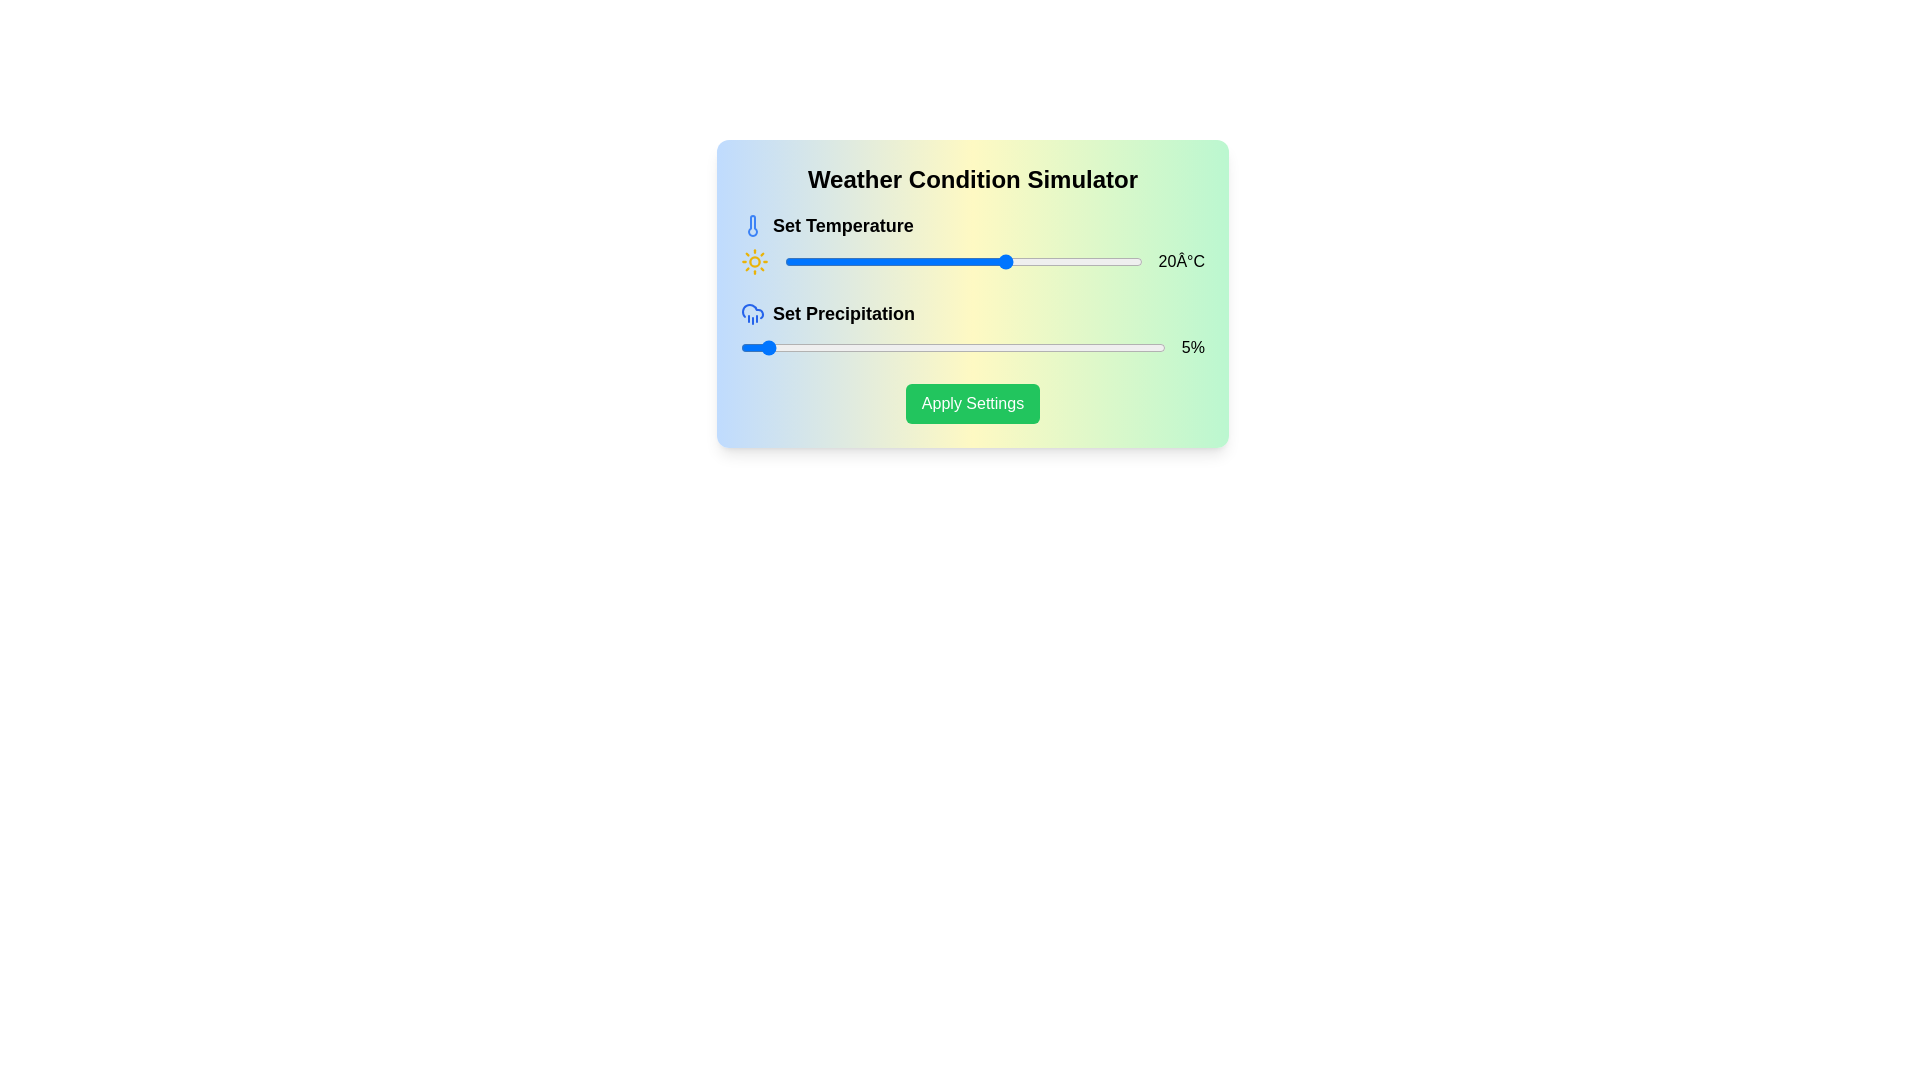 The image size is (1920, 1080). Describe the element at coordinates (958, 261) in the screenshot. I see `the temperature slider to 9°C` at that location.